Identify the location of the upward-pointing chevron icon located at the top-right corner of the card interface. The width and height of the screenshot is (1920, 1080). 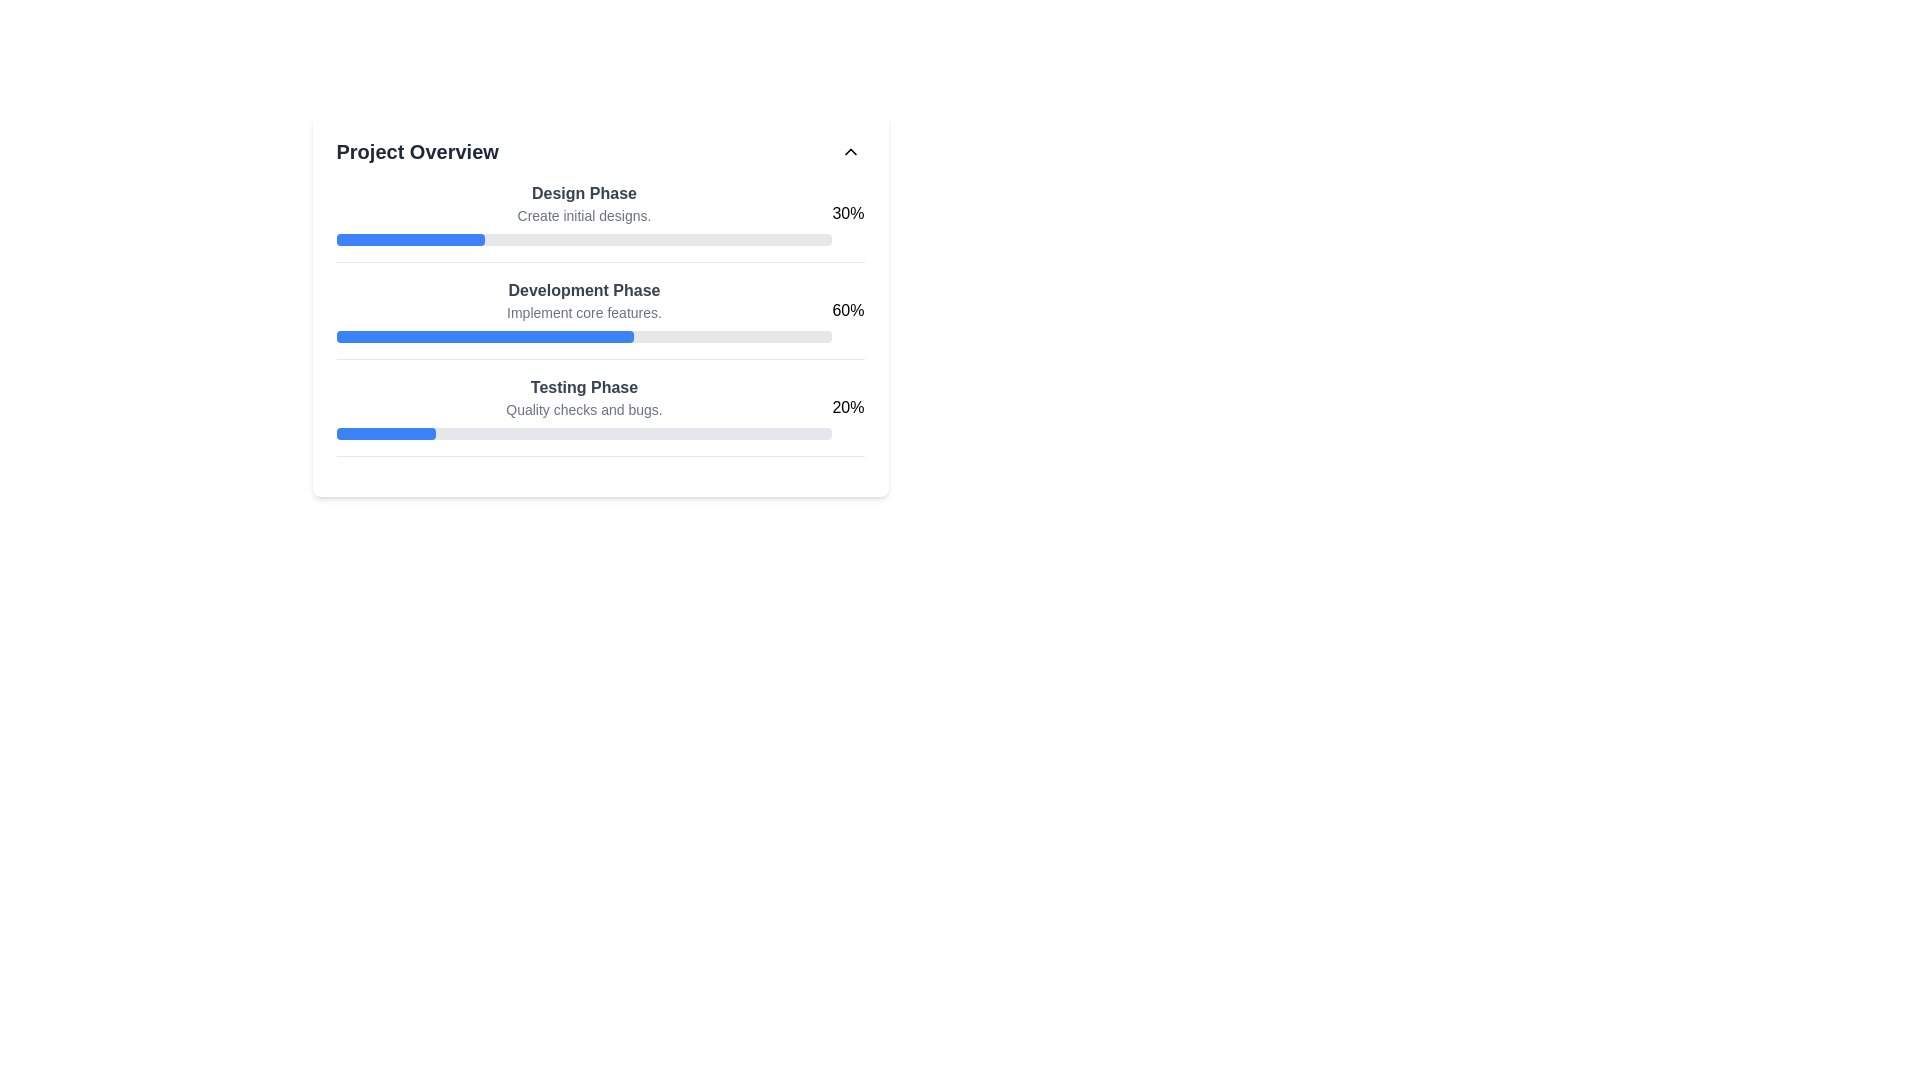
(850, 150).